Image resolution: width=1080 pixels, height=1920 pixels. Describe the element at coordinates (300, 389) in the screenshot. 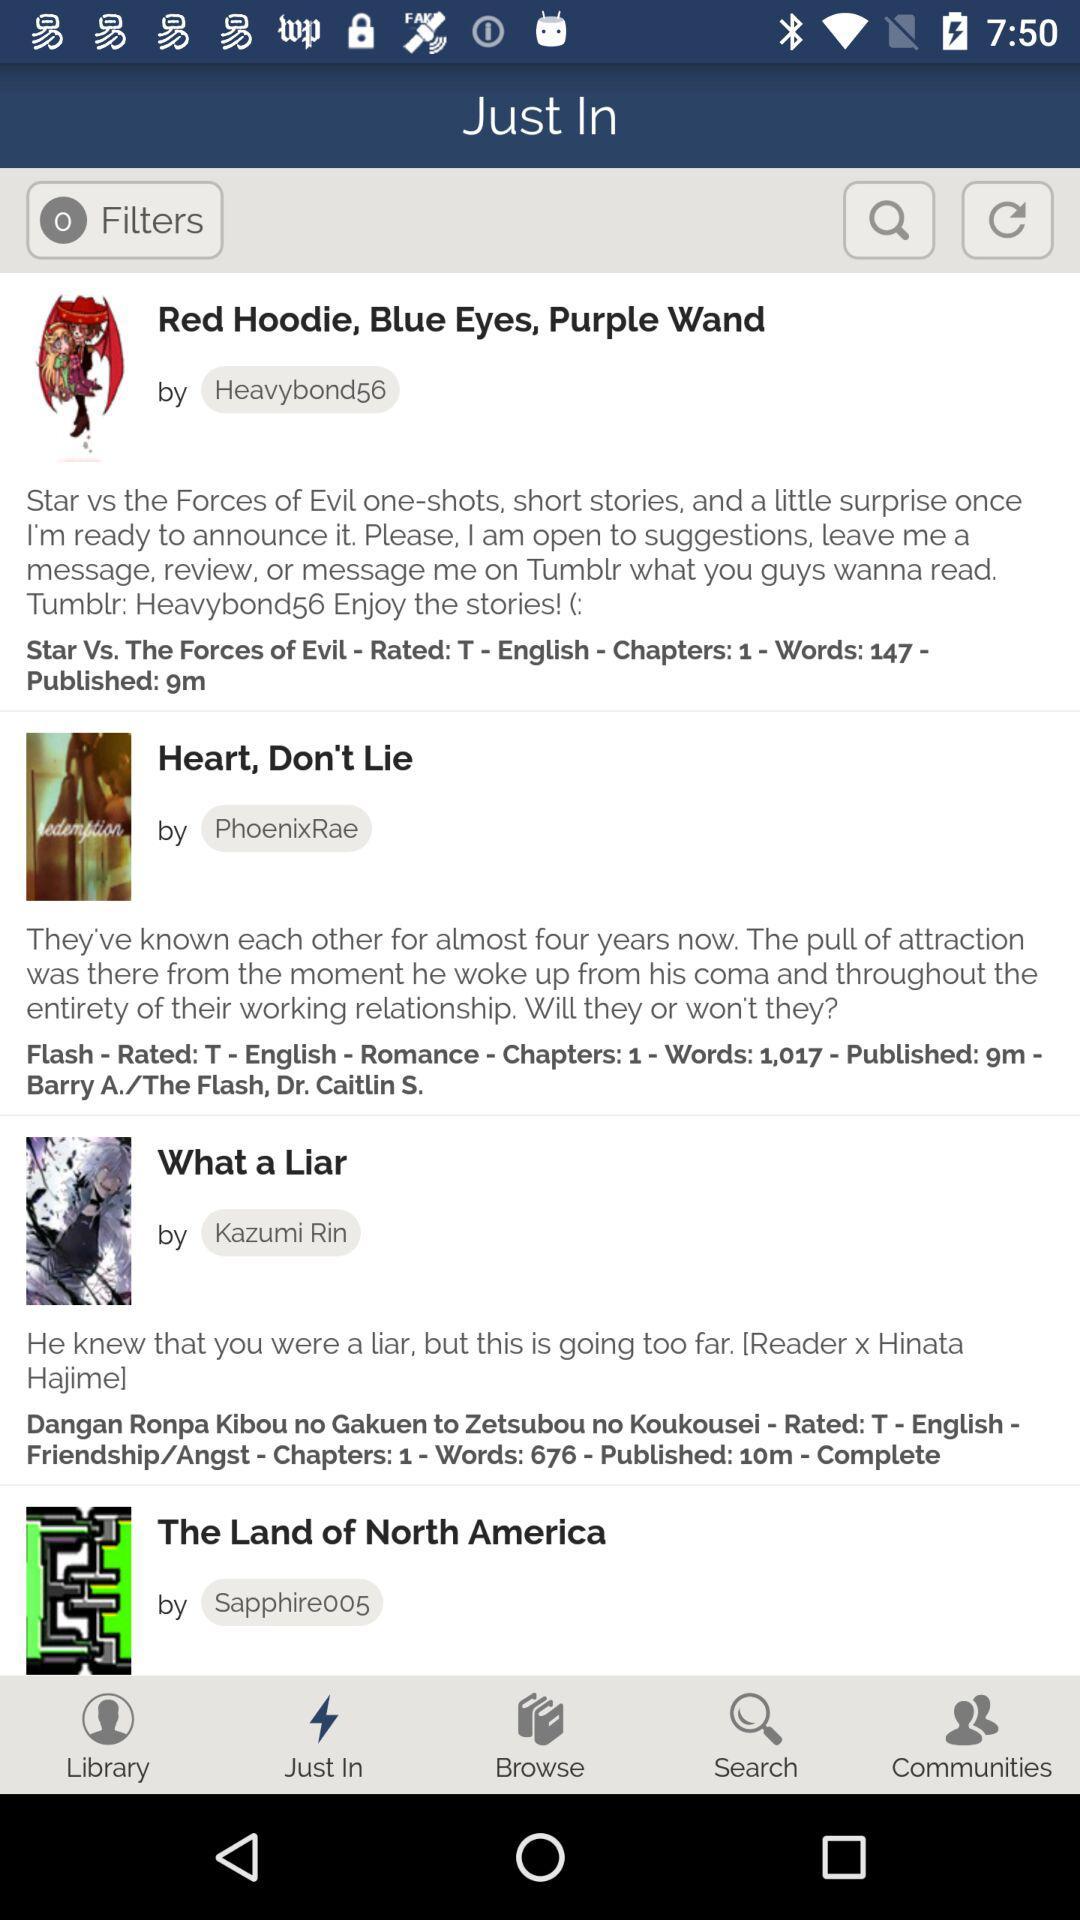

I see `the heavybond56 icon` at that location.